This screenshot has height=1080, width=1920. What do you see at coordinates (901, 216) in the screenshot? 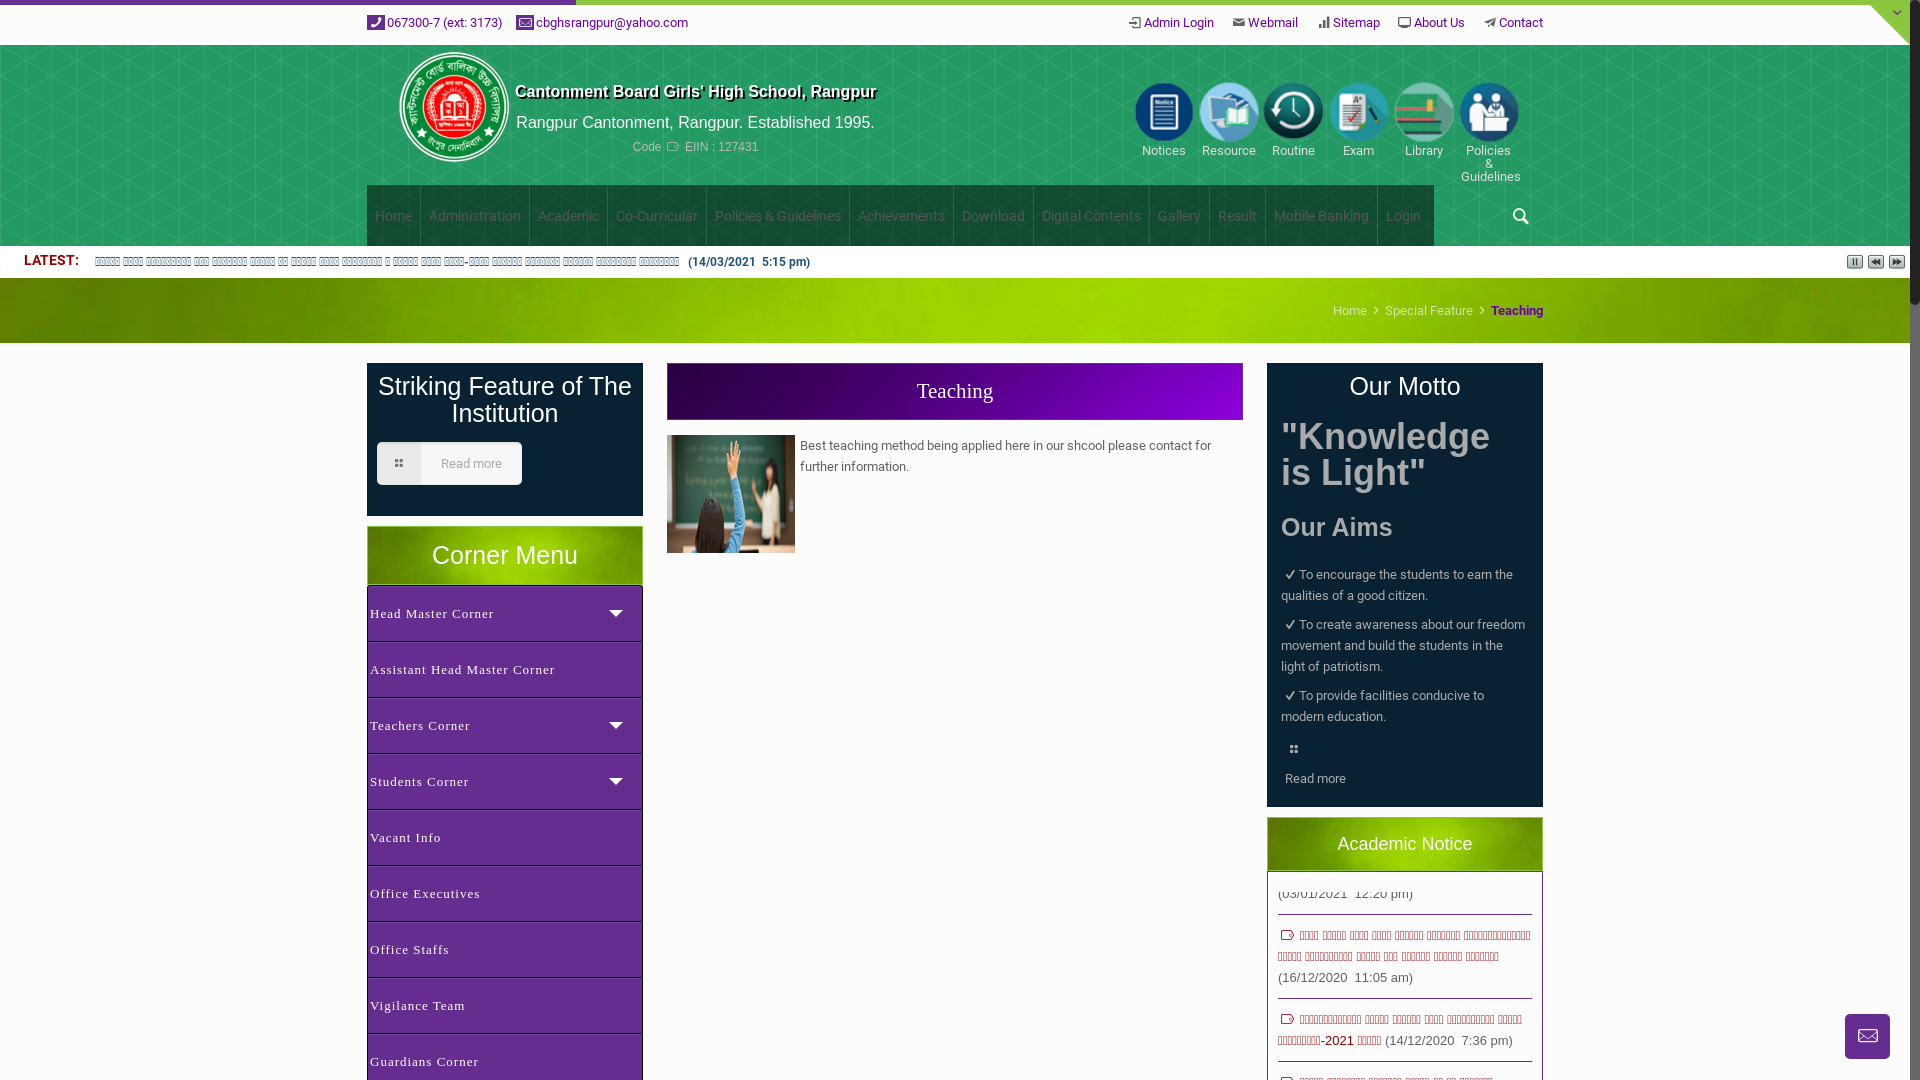
I see `'Achievements'` at bounding box center [901, 216].